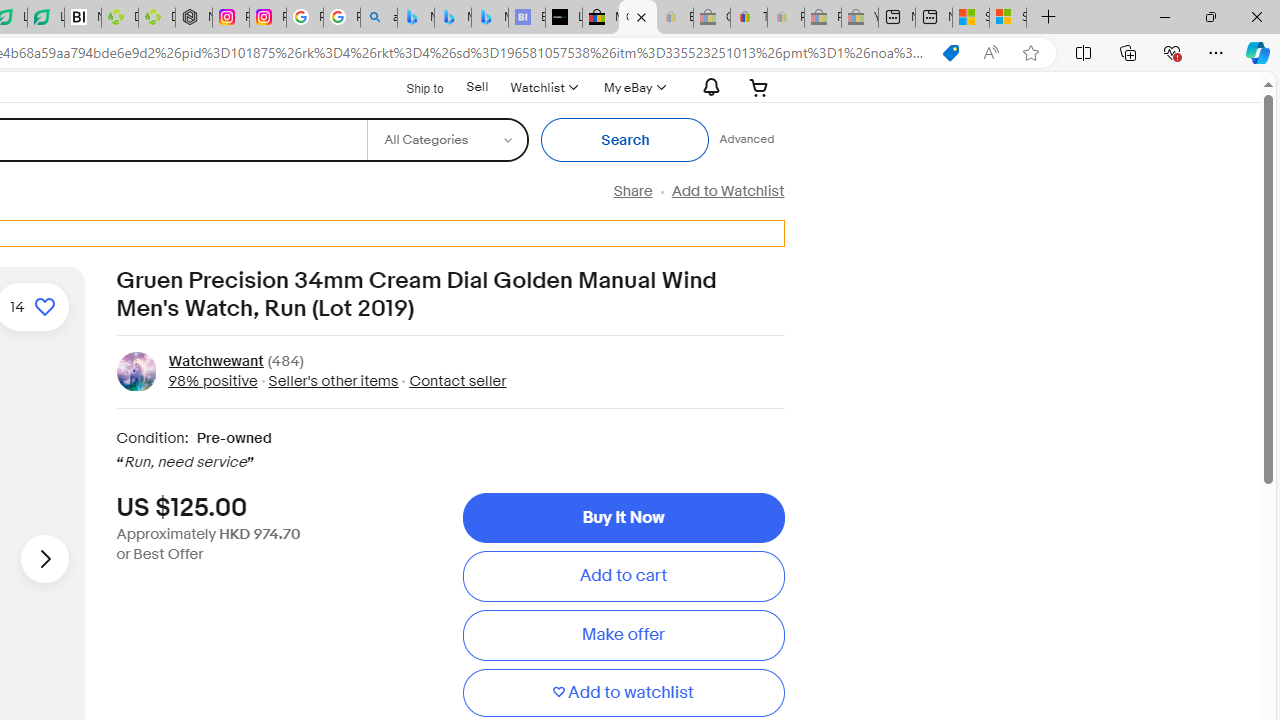 This screenshot has height=720, width=1280. Describe the element at coordinates (622, 635) in the screenshot. I see `'Make offer'` at that location.